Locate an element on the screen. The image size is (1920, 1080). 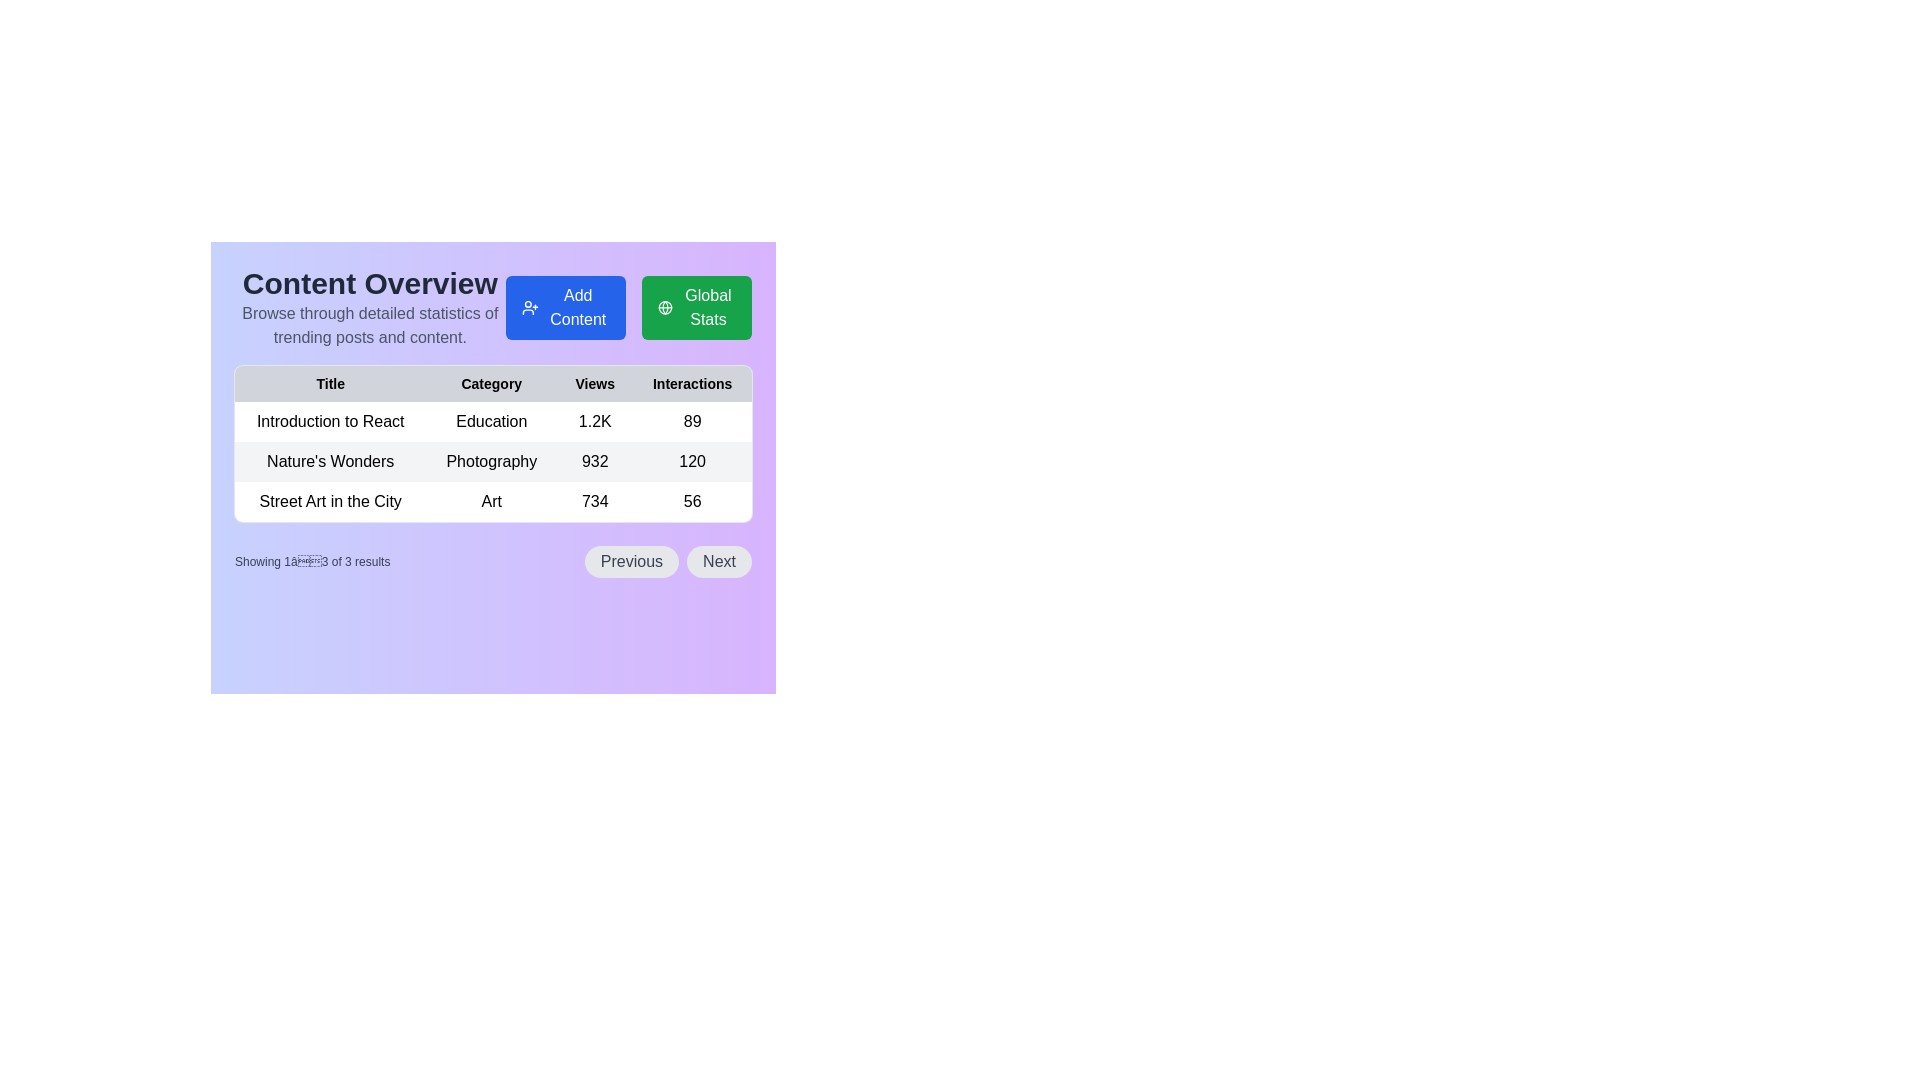
the second row of the table displaying content overview data, which contains the text "Nature's Wonders Photography 932 120" is located at coordinates (493, 462).